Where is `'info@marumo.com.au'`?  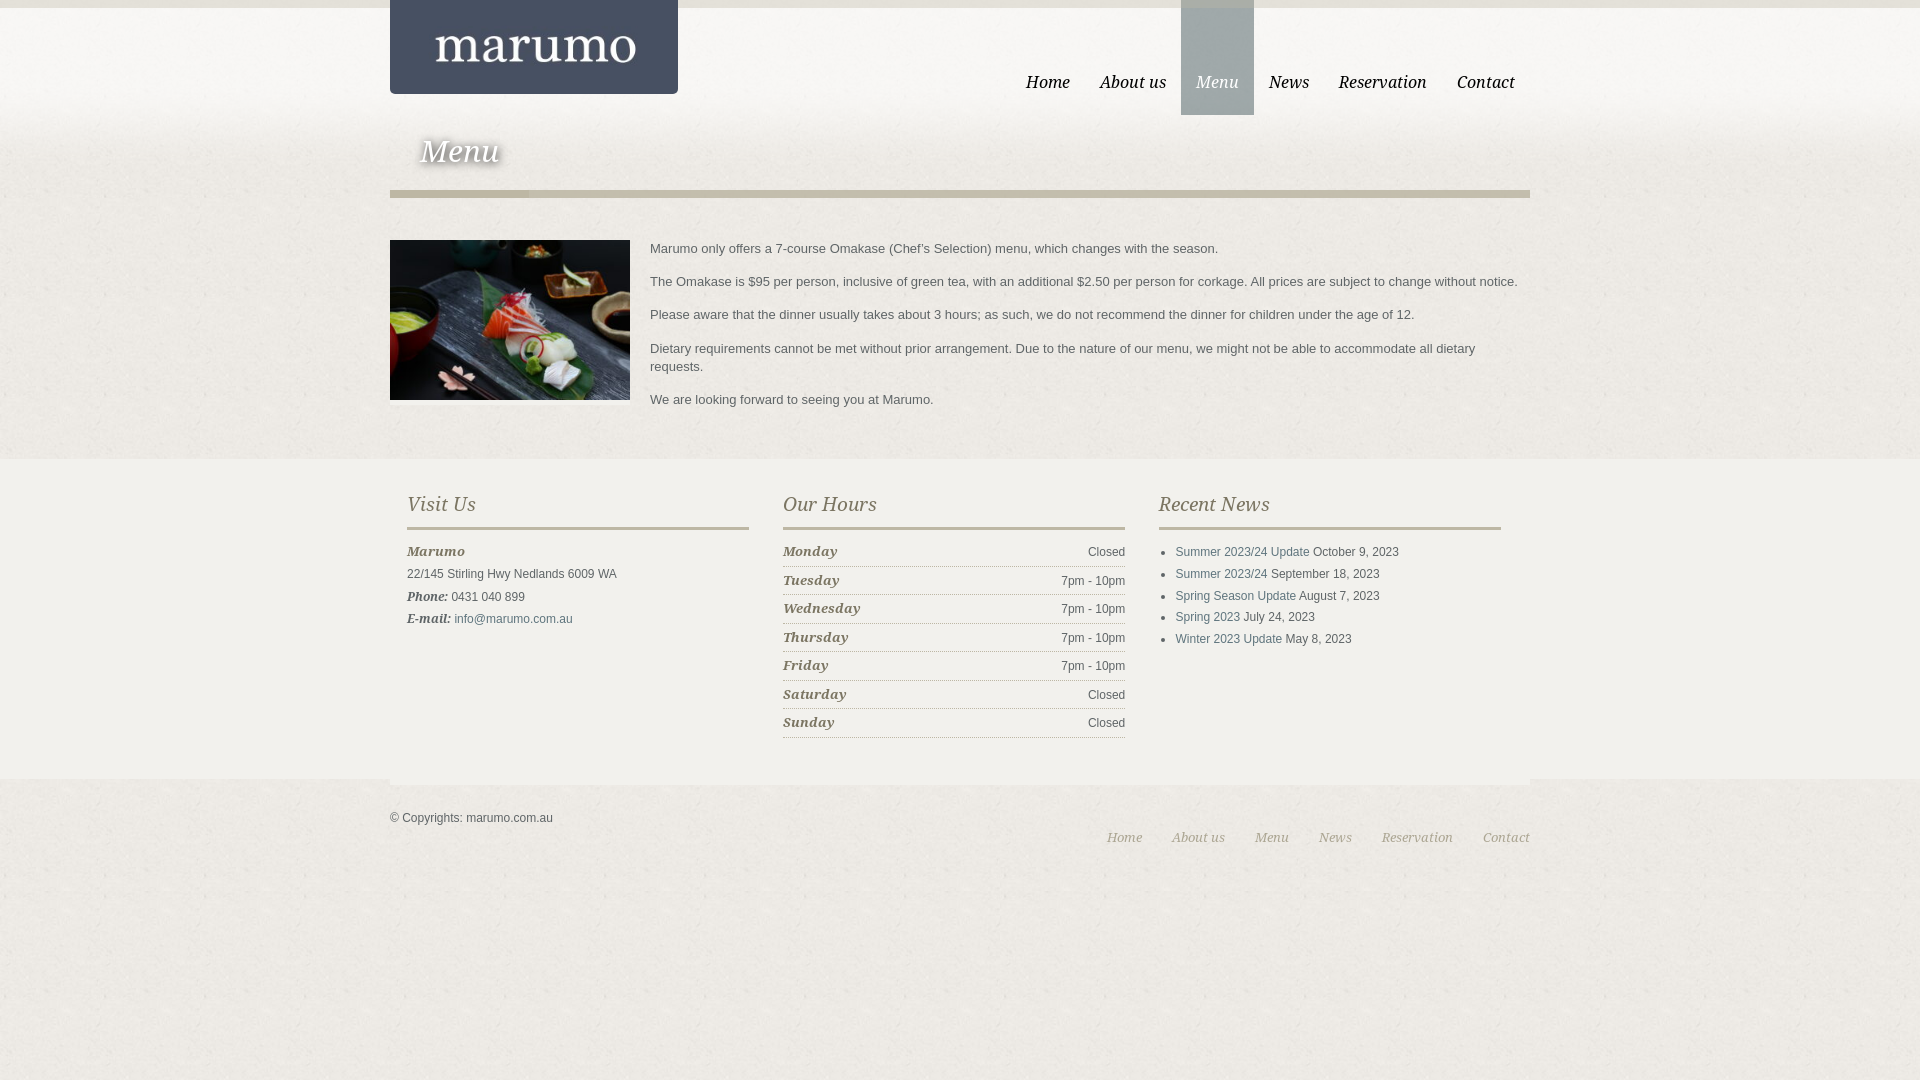
'info@marumo.com.au' is located at coordinates (453, 617).